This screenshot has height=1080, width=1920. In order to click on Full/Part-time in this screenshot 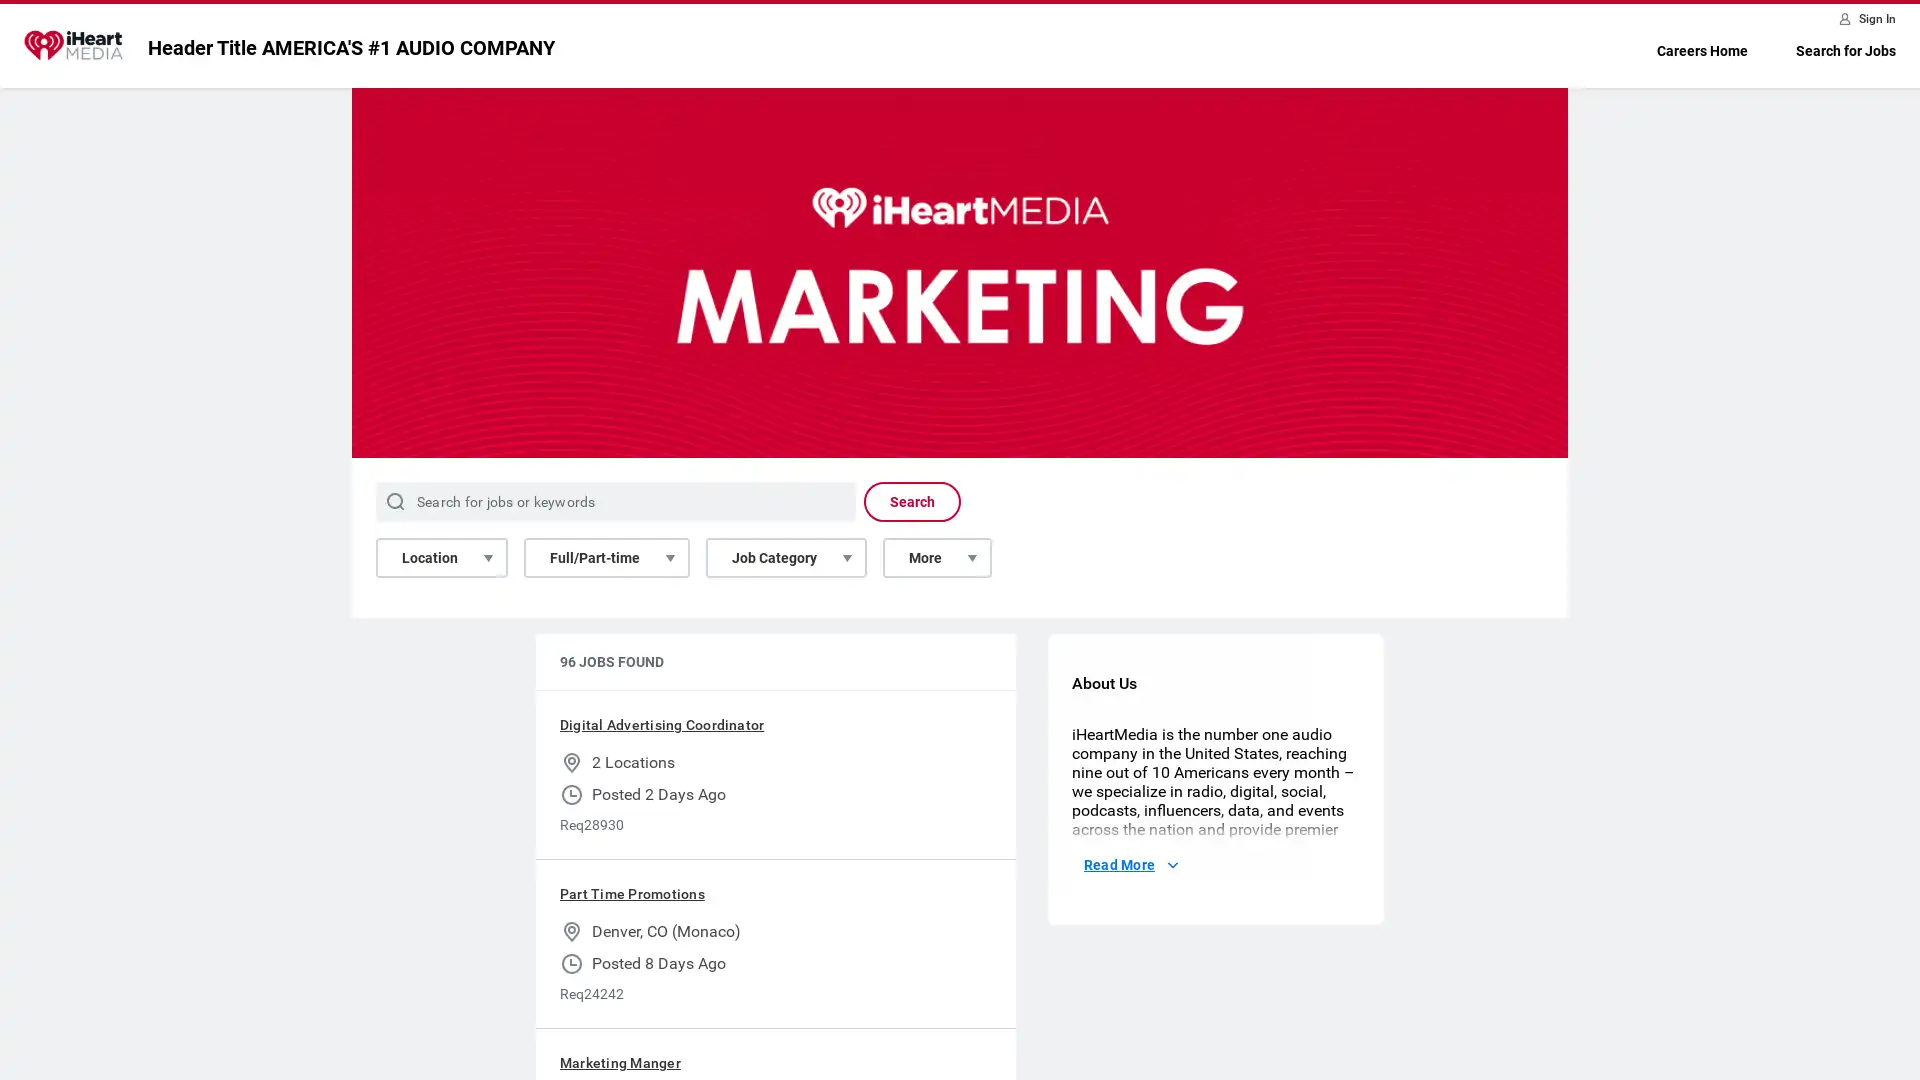, I will do `click(605, 558)`.